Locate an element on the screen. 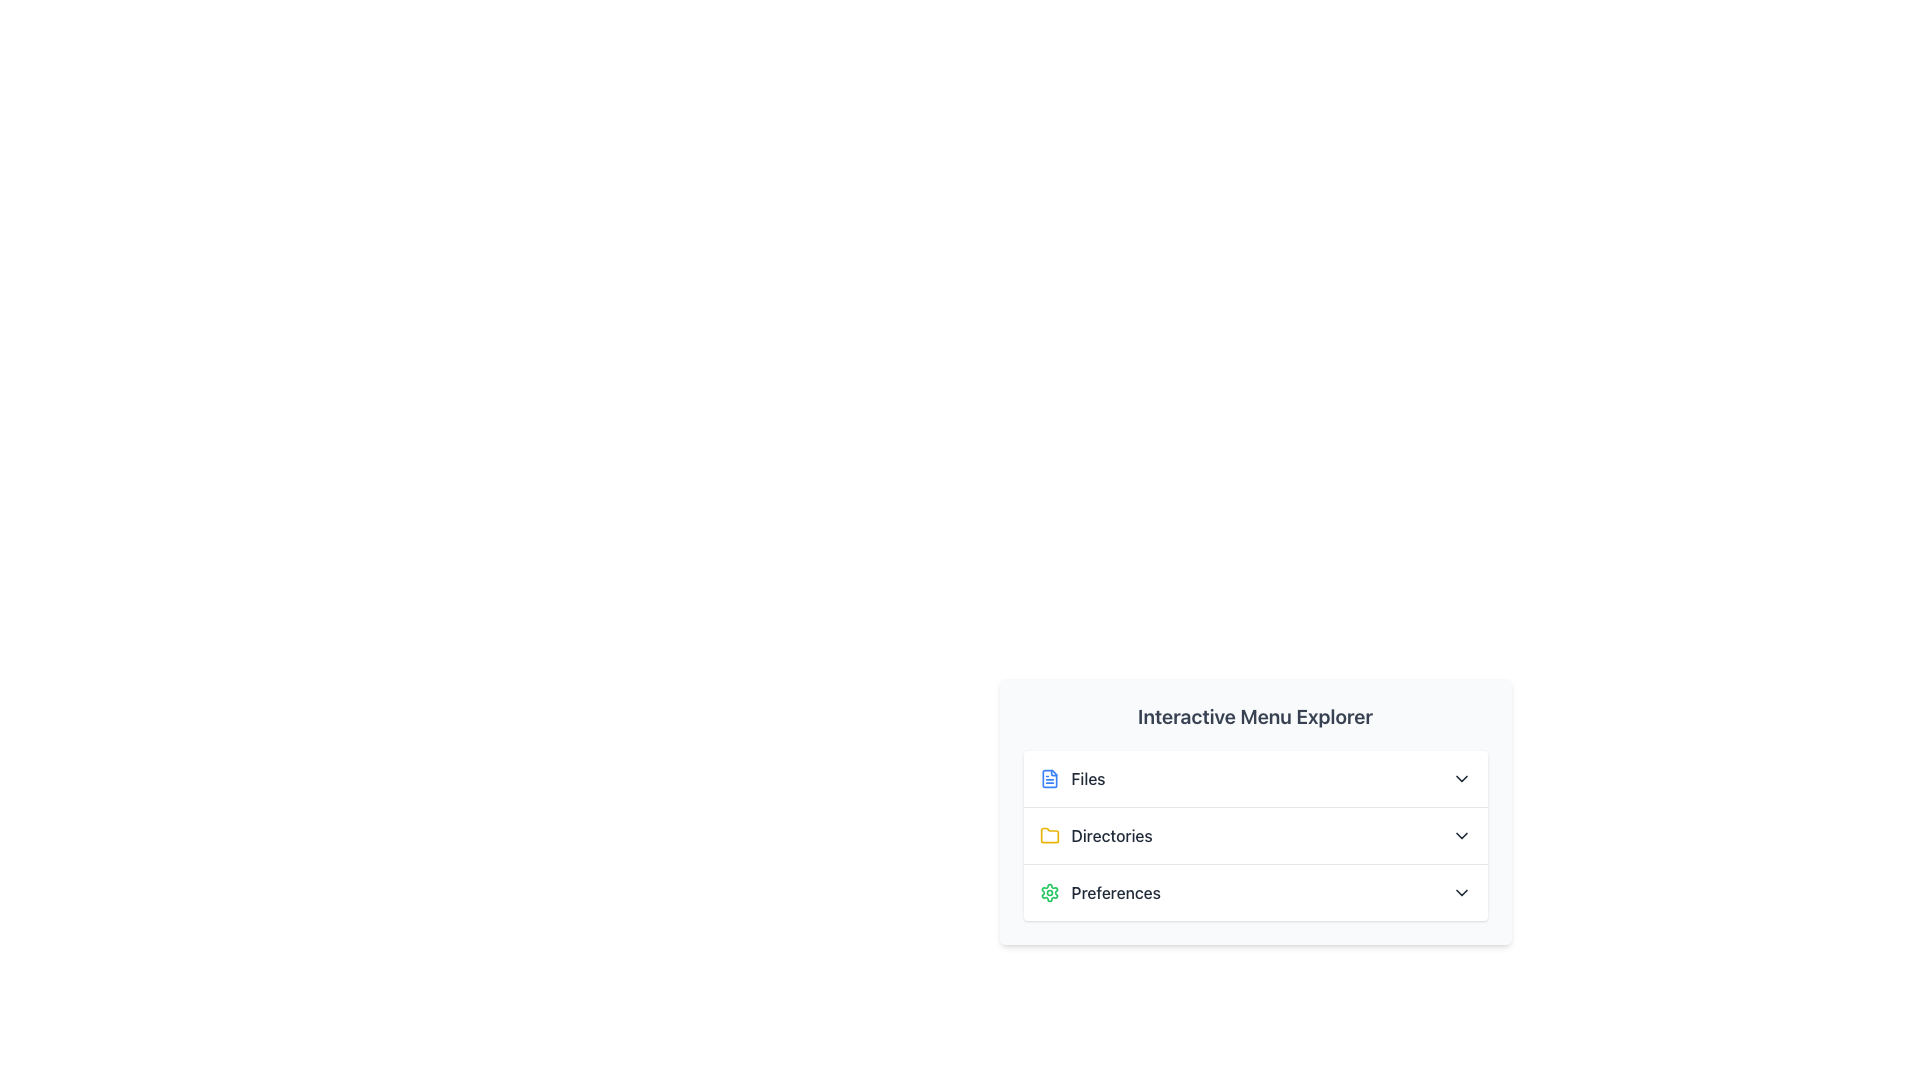  the 'Preferences' text label, which is the third item in the vertical list under 'Interactive Menu Explorer' is located at coordinates (1115, 892).